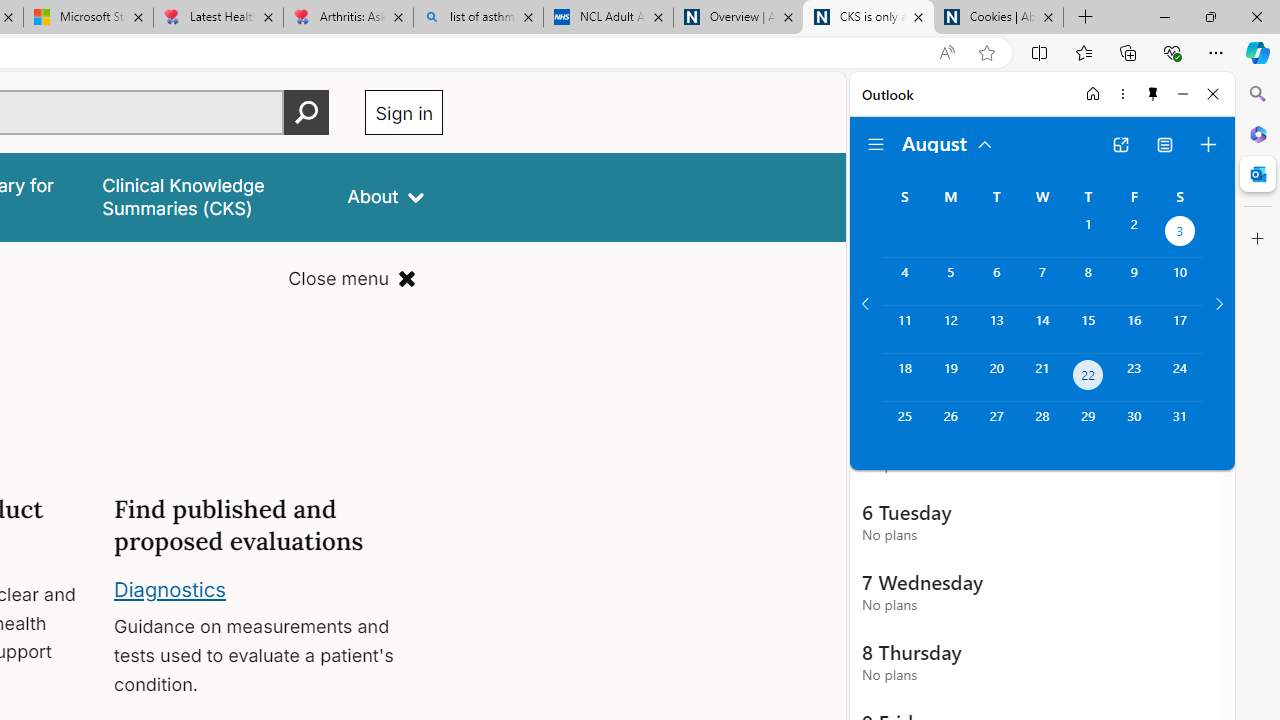  I want to click on 'Perform search', so click(306, 112).